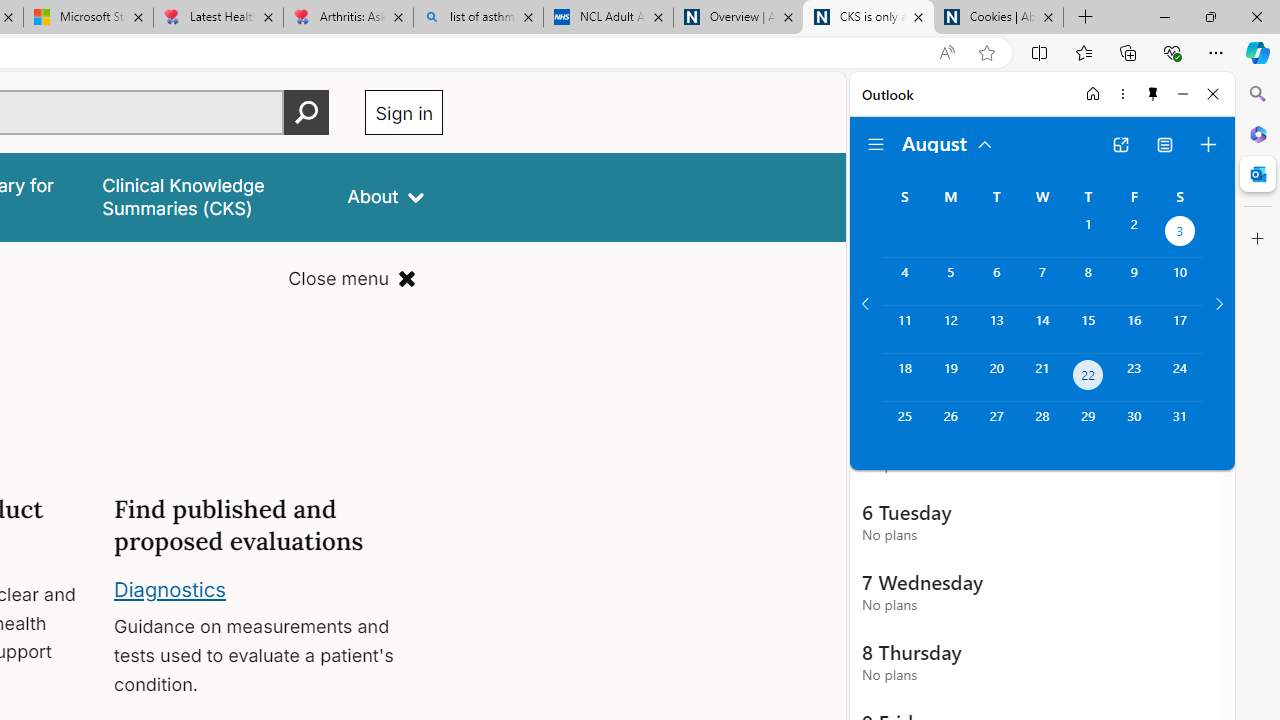  I want to click on 'Perform search', so click(306, 112).